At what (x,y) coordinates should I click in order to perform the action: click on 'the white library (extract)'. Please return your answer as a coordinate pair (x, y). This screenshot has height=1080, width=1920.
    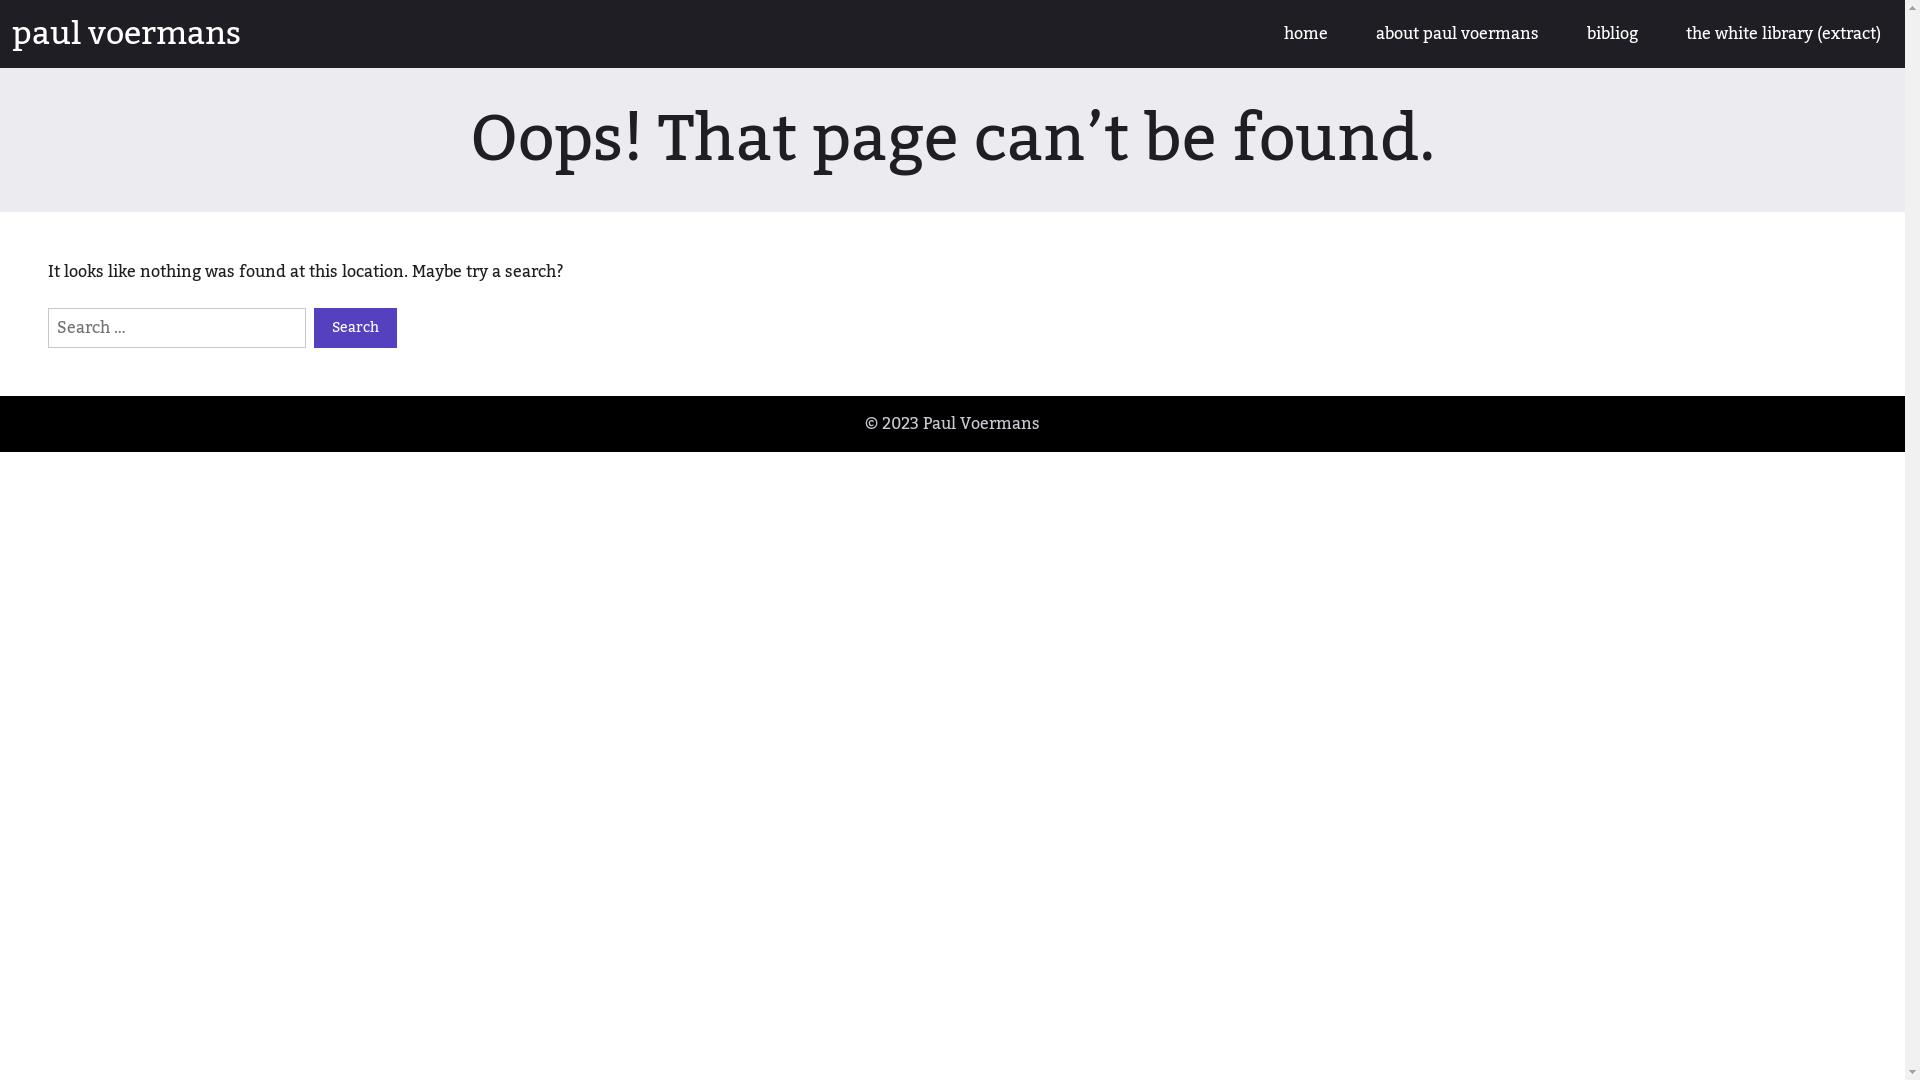
    Looking at the image, I should click on (1783, 34).